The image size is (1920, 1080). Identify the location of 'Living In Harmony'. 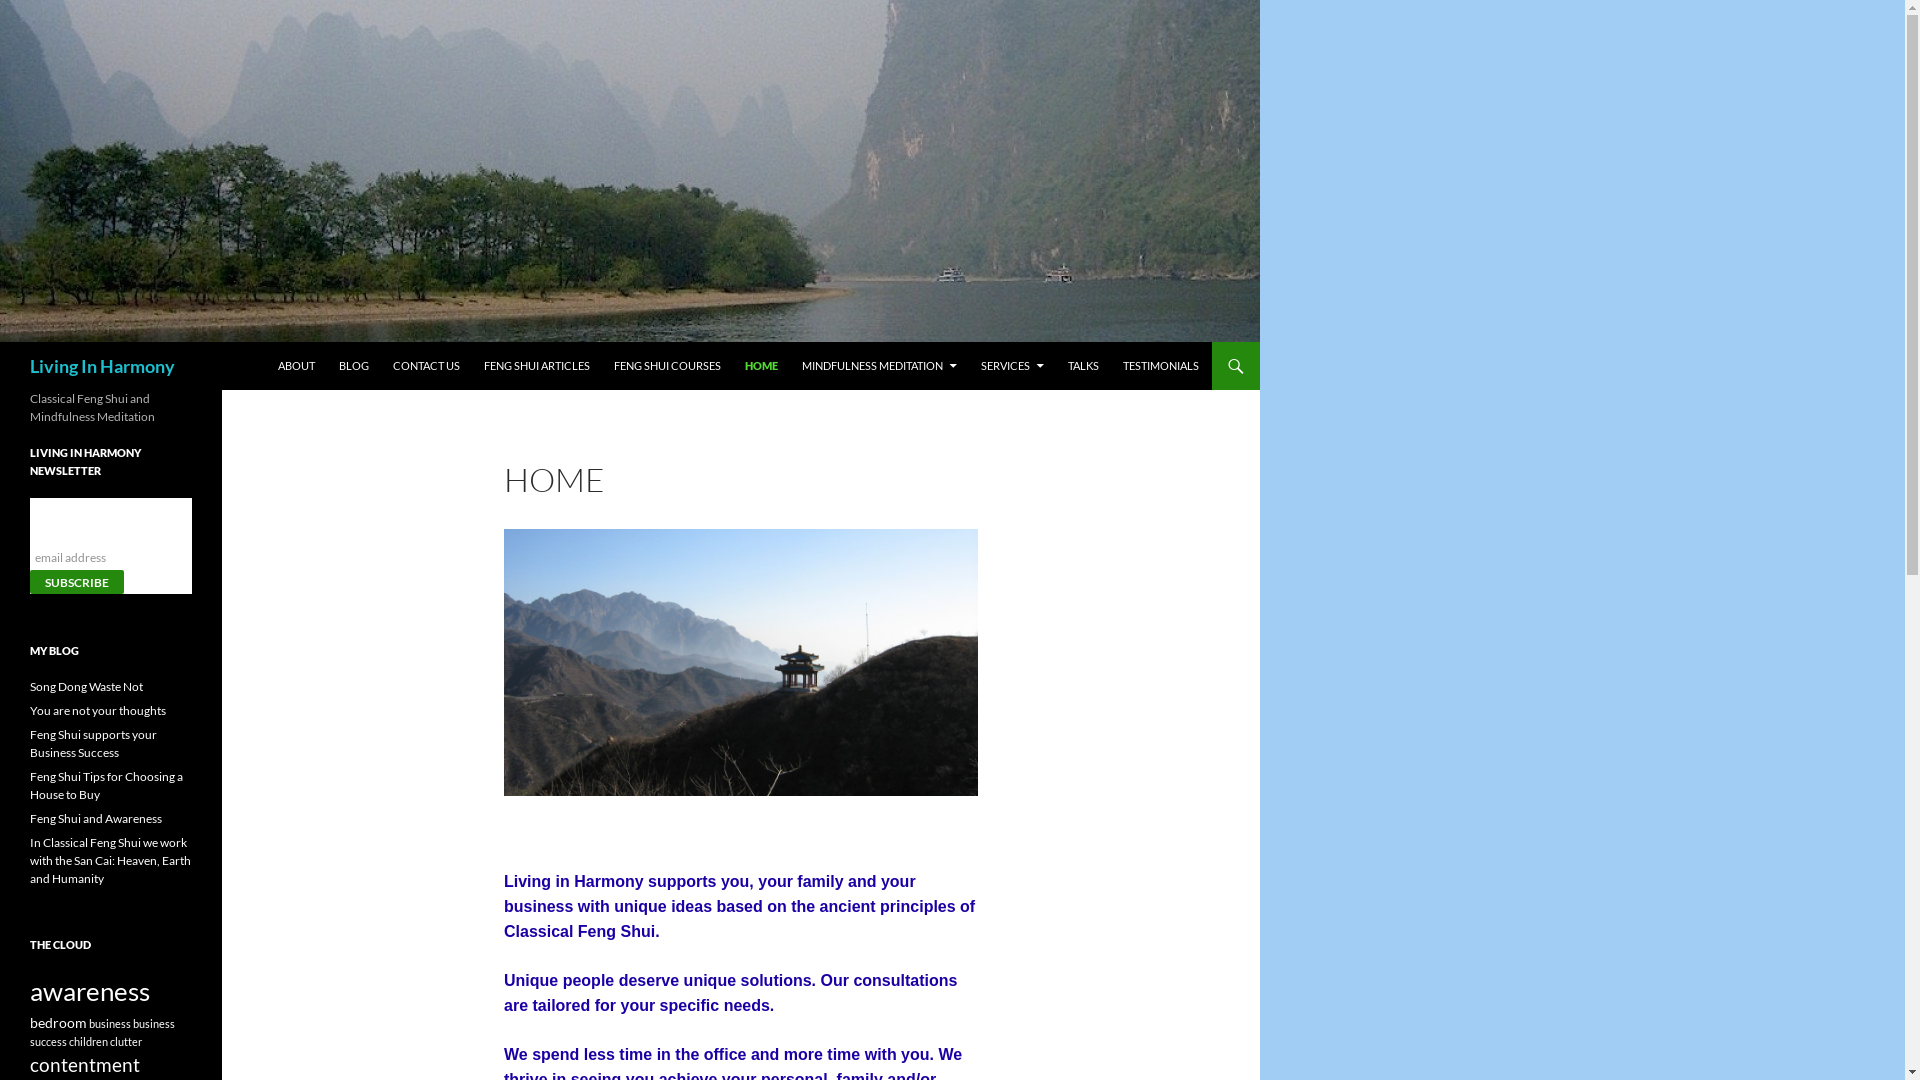
(101, 366).